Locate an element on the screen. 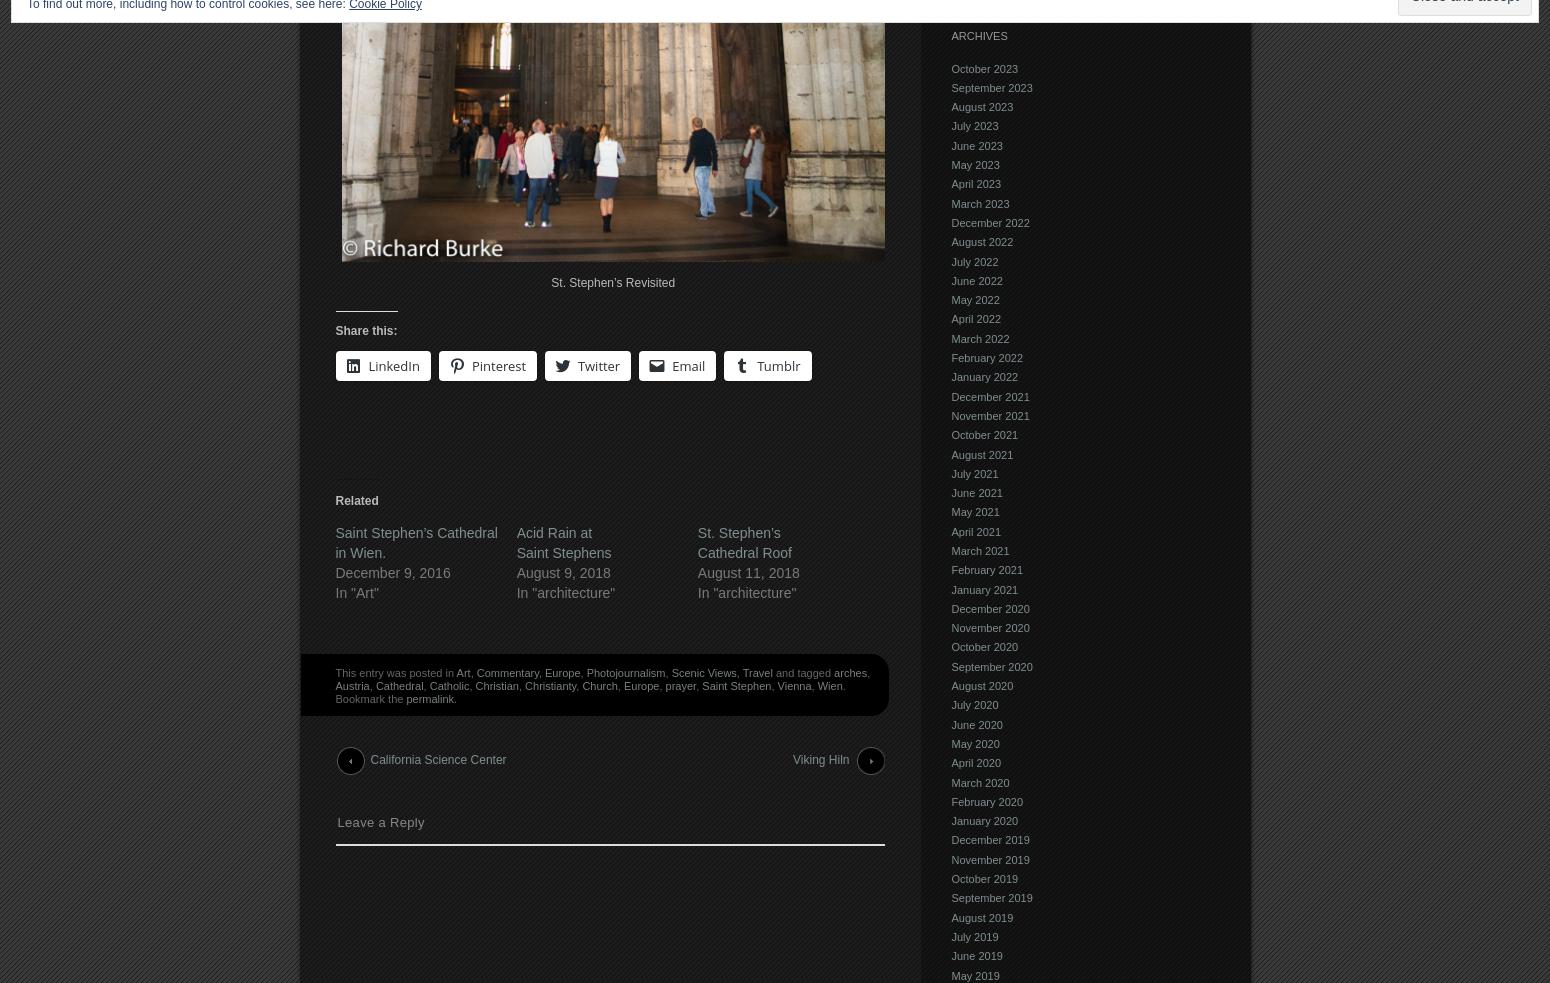 The width and height of the screenshot is (1550, 983). 'Photojournalism' is located at coordinates (624, 670).